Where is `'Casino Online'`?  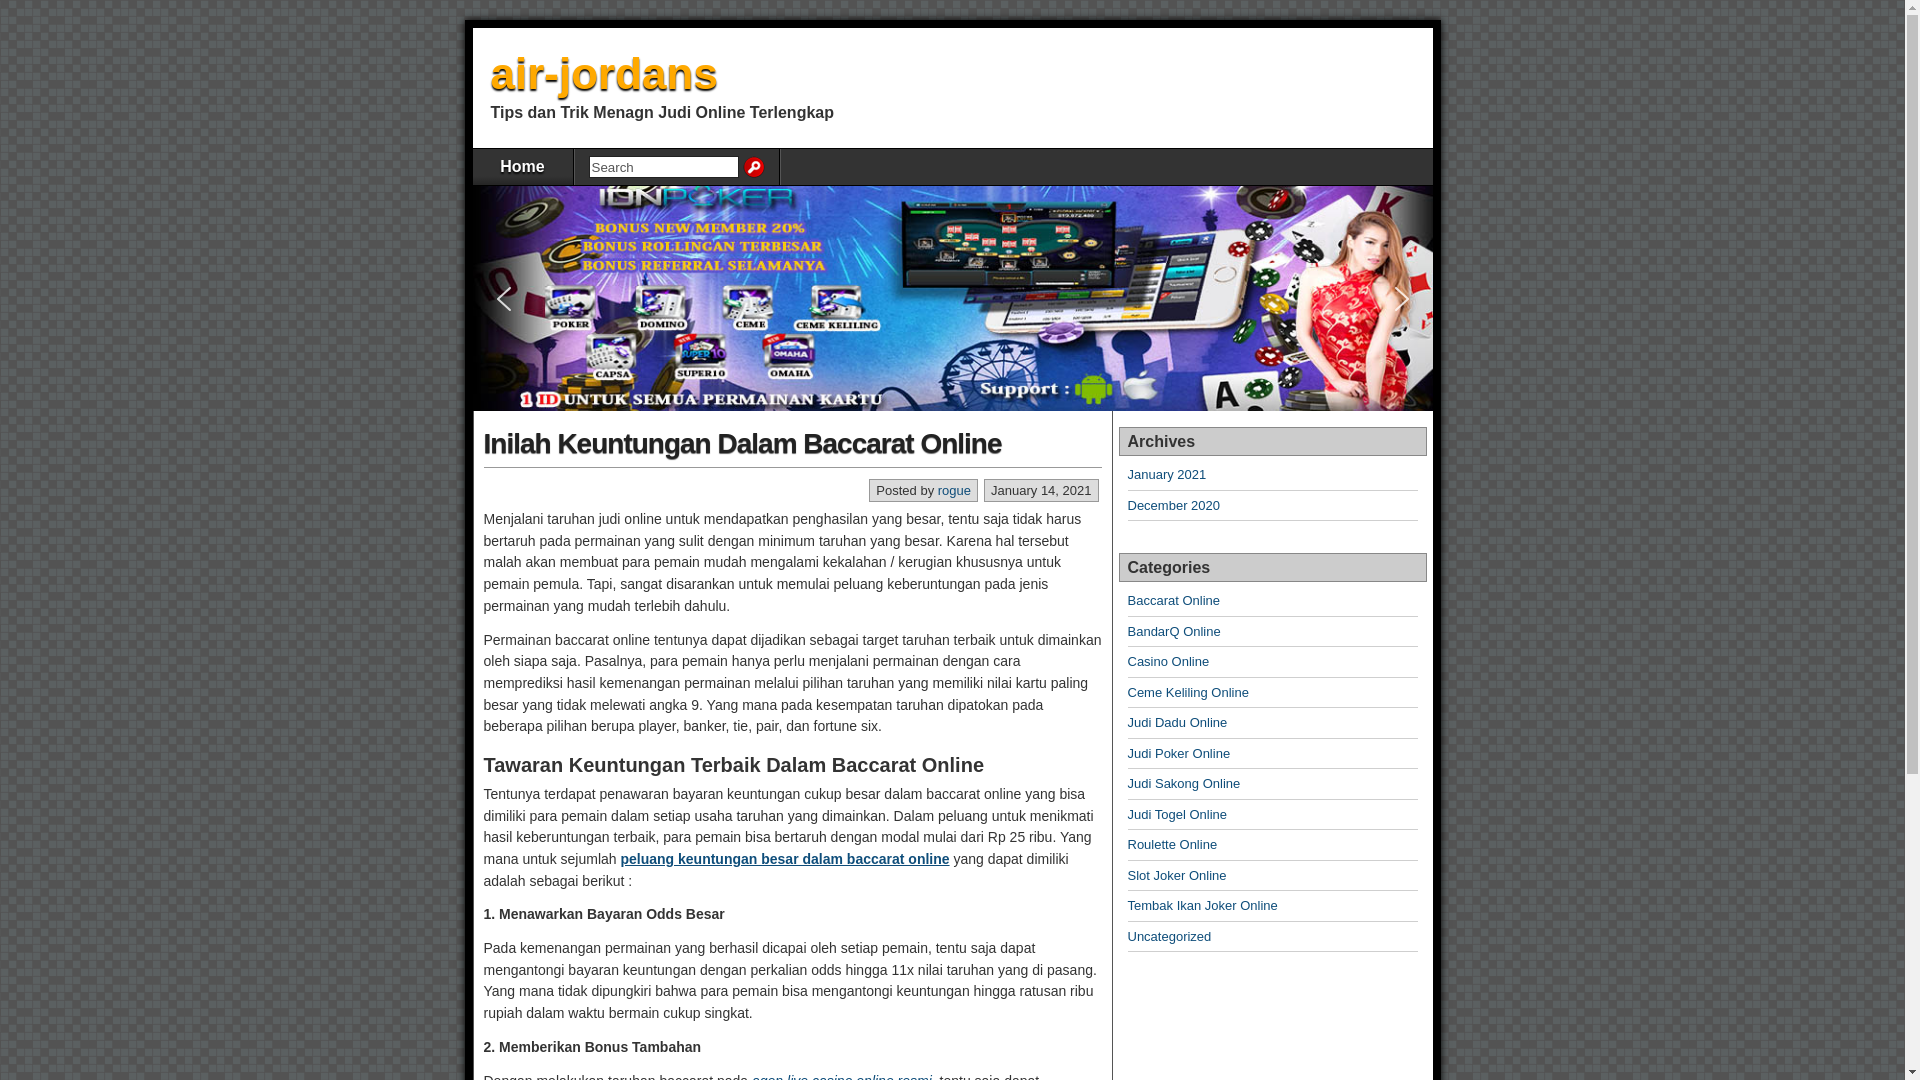 'Casino Online' is located at coordinates (1128, 661).